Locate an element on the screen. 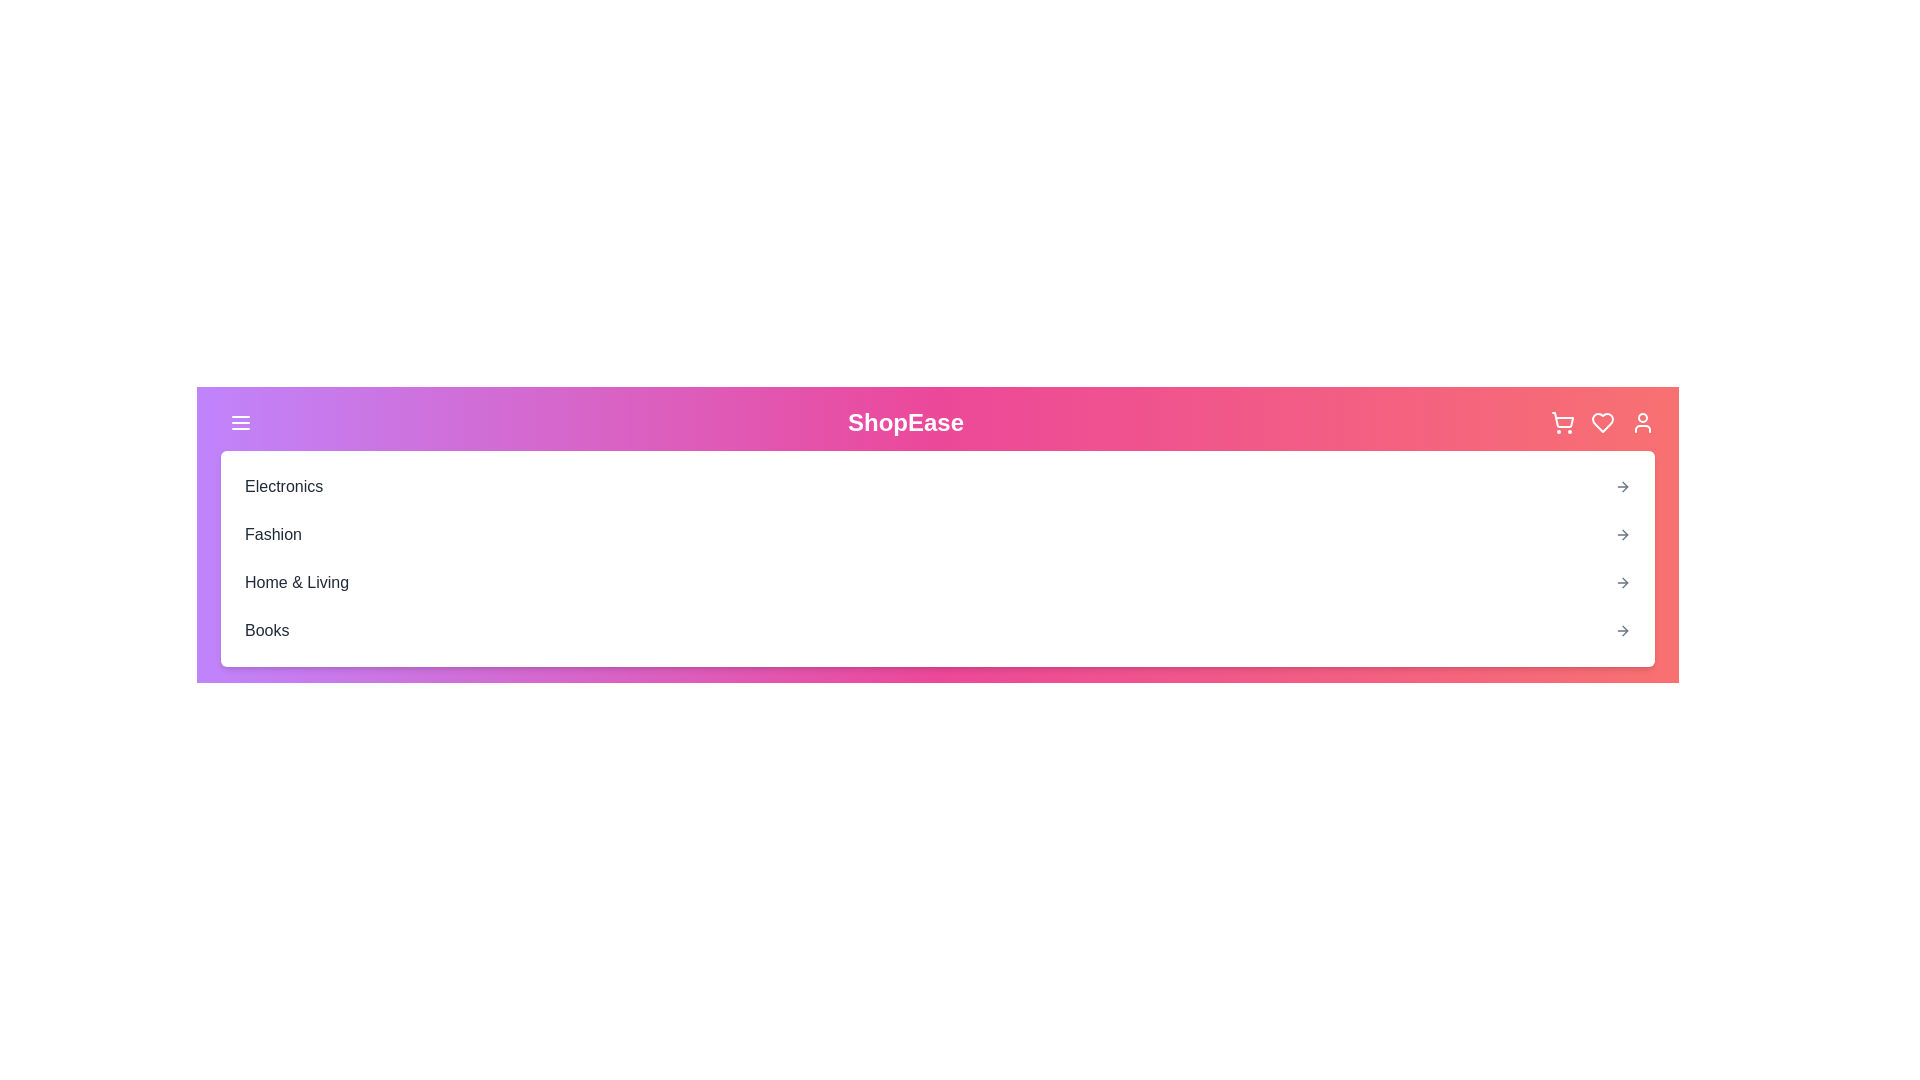  the category Books from the dropdown menu is located at coordinates (266, 631).